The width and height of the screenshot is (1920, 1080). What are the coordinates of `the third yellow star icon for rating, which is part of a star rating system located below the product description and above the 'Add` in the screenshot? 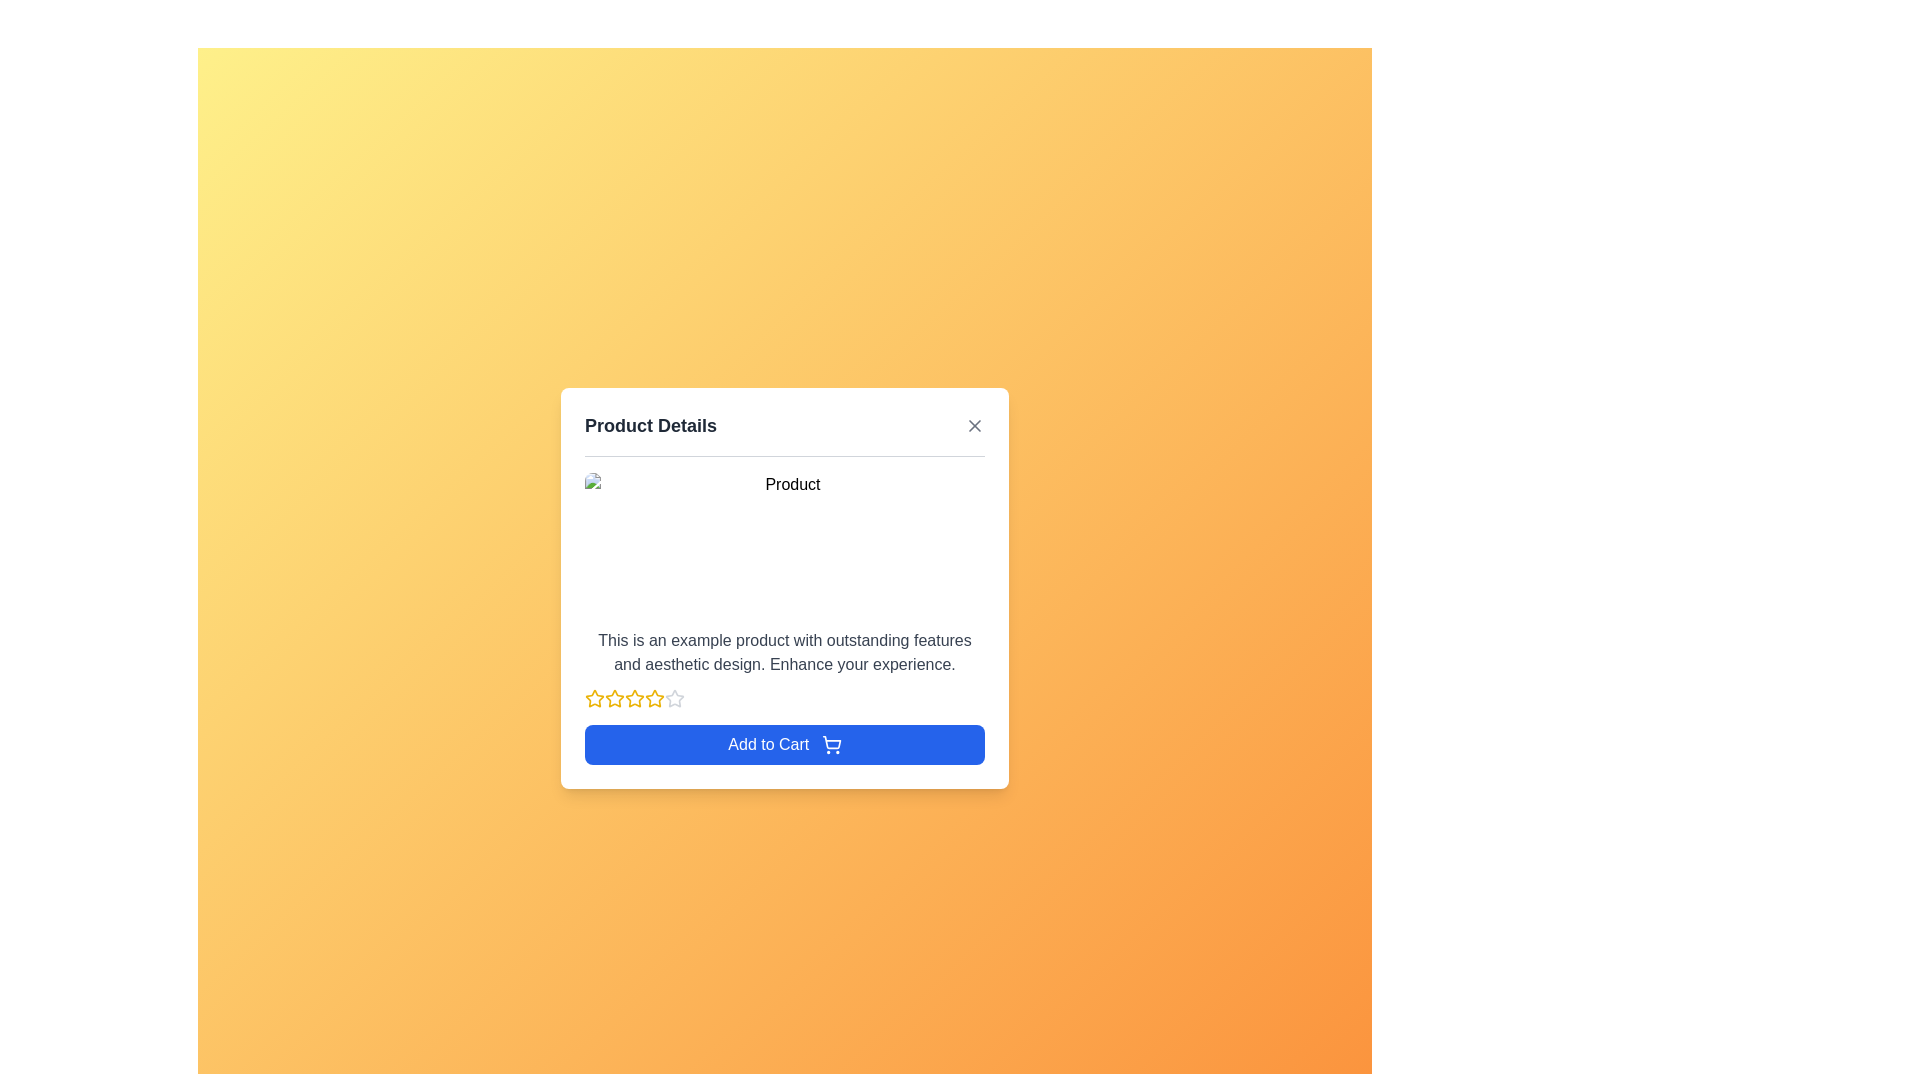 It's located at (653, 697).